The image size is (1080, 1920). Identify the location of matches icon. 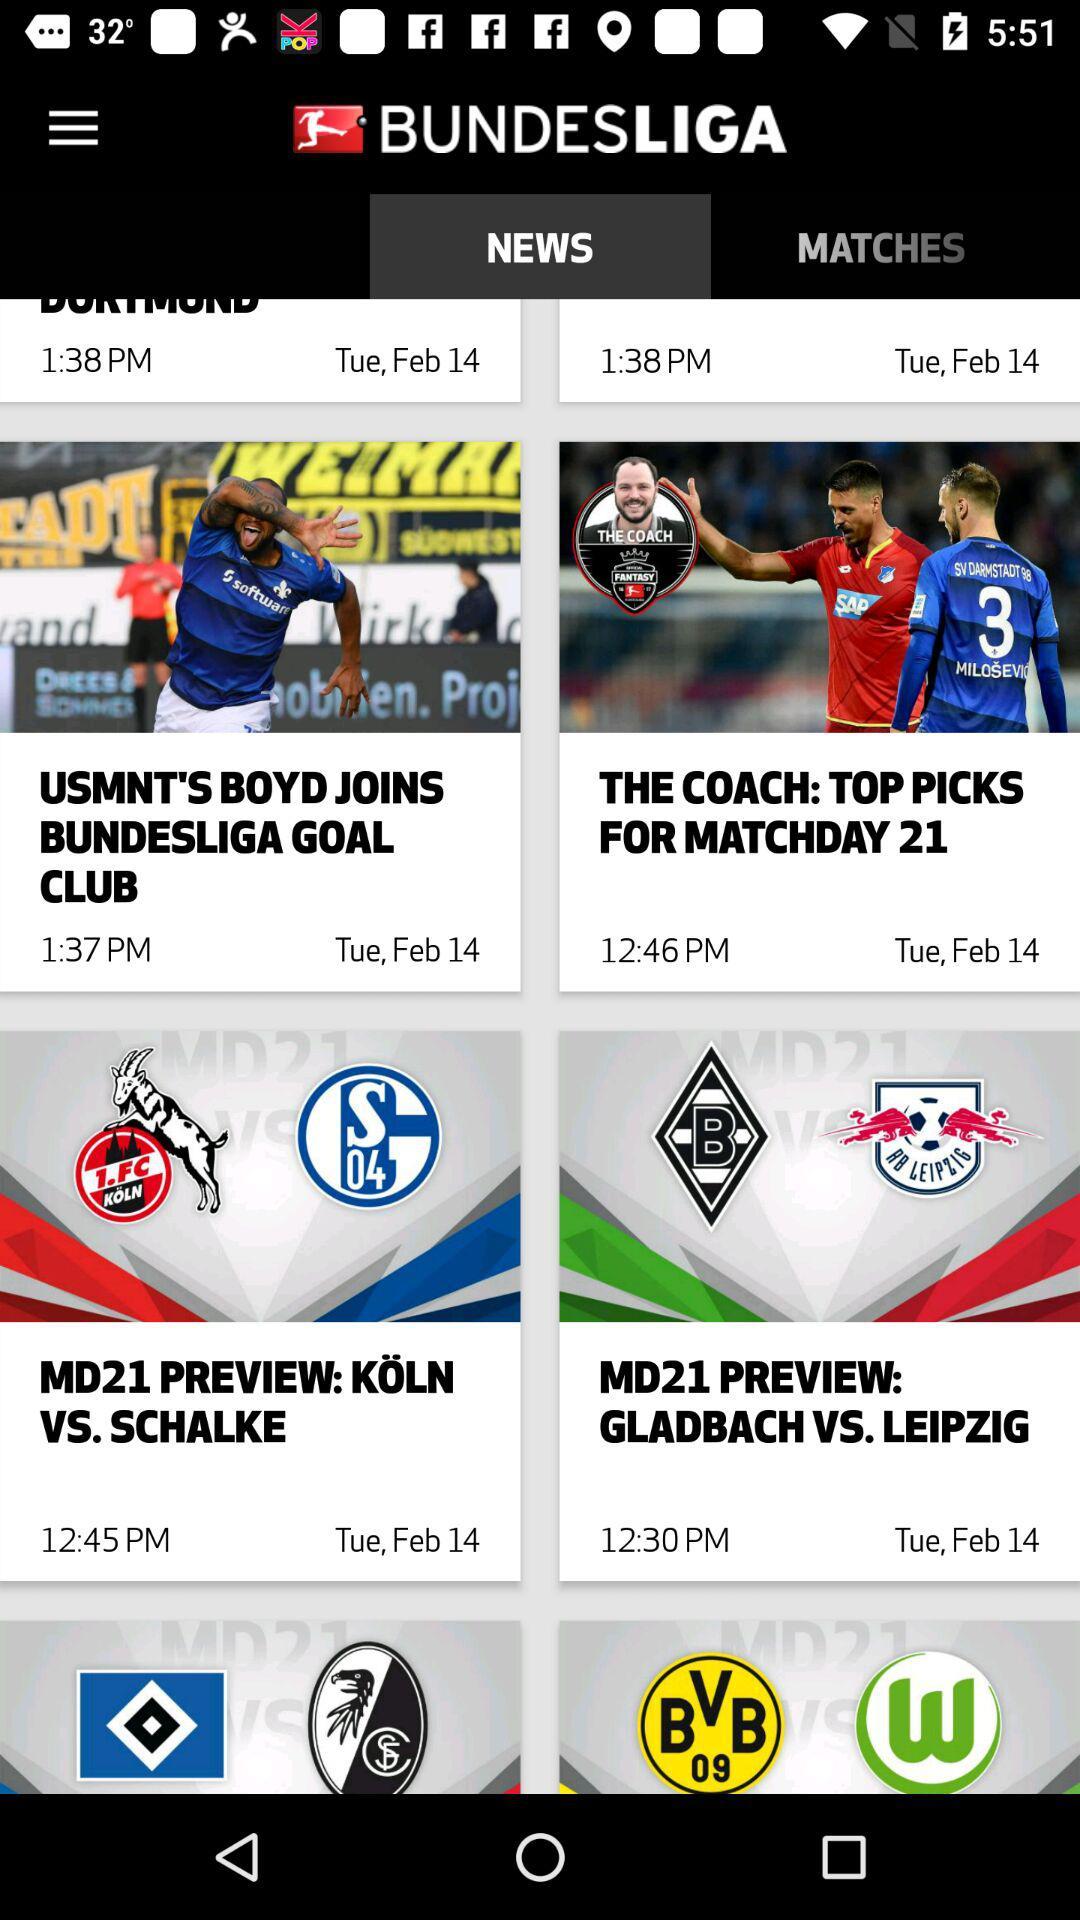
(880, 245).